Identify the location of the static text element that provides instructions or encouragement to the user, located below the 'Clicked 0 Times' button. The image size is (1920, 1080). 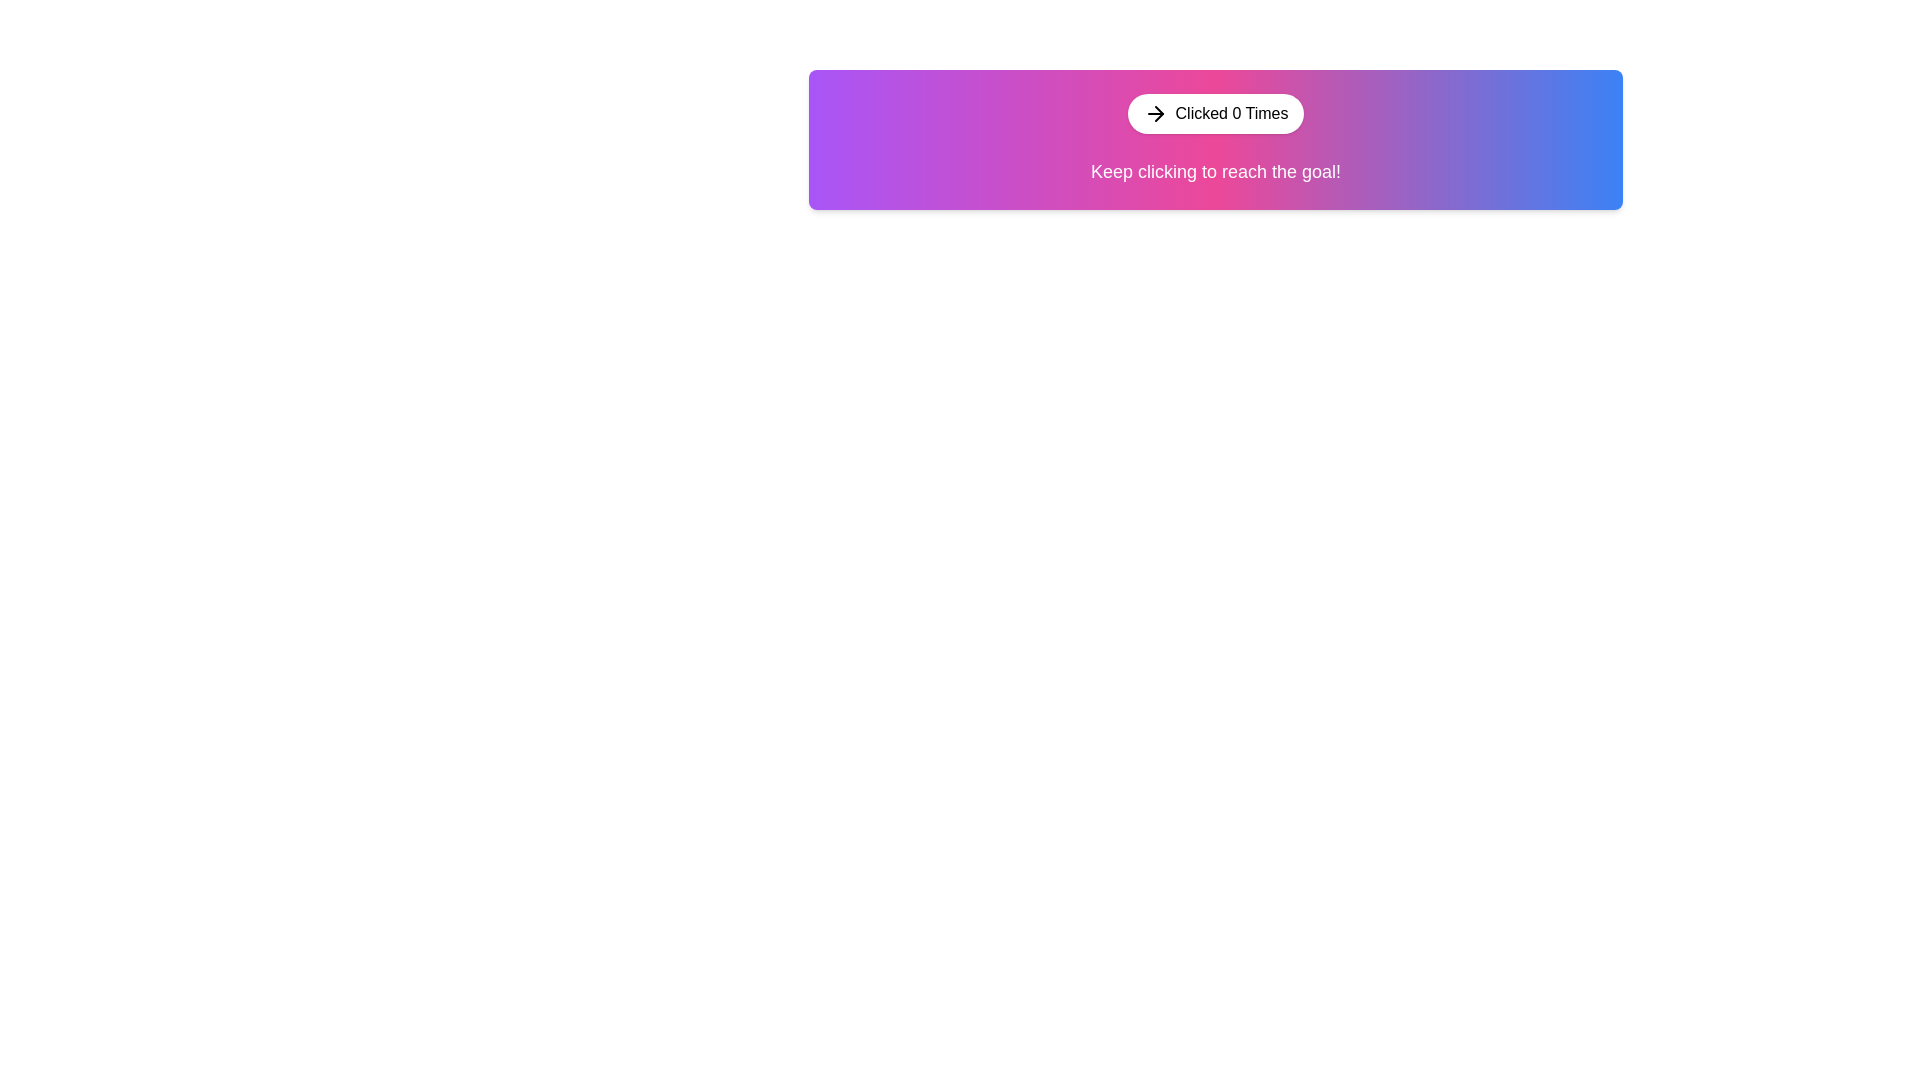
(1214, 171).